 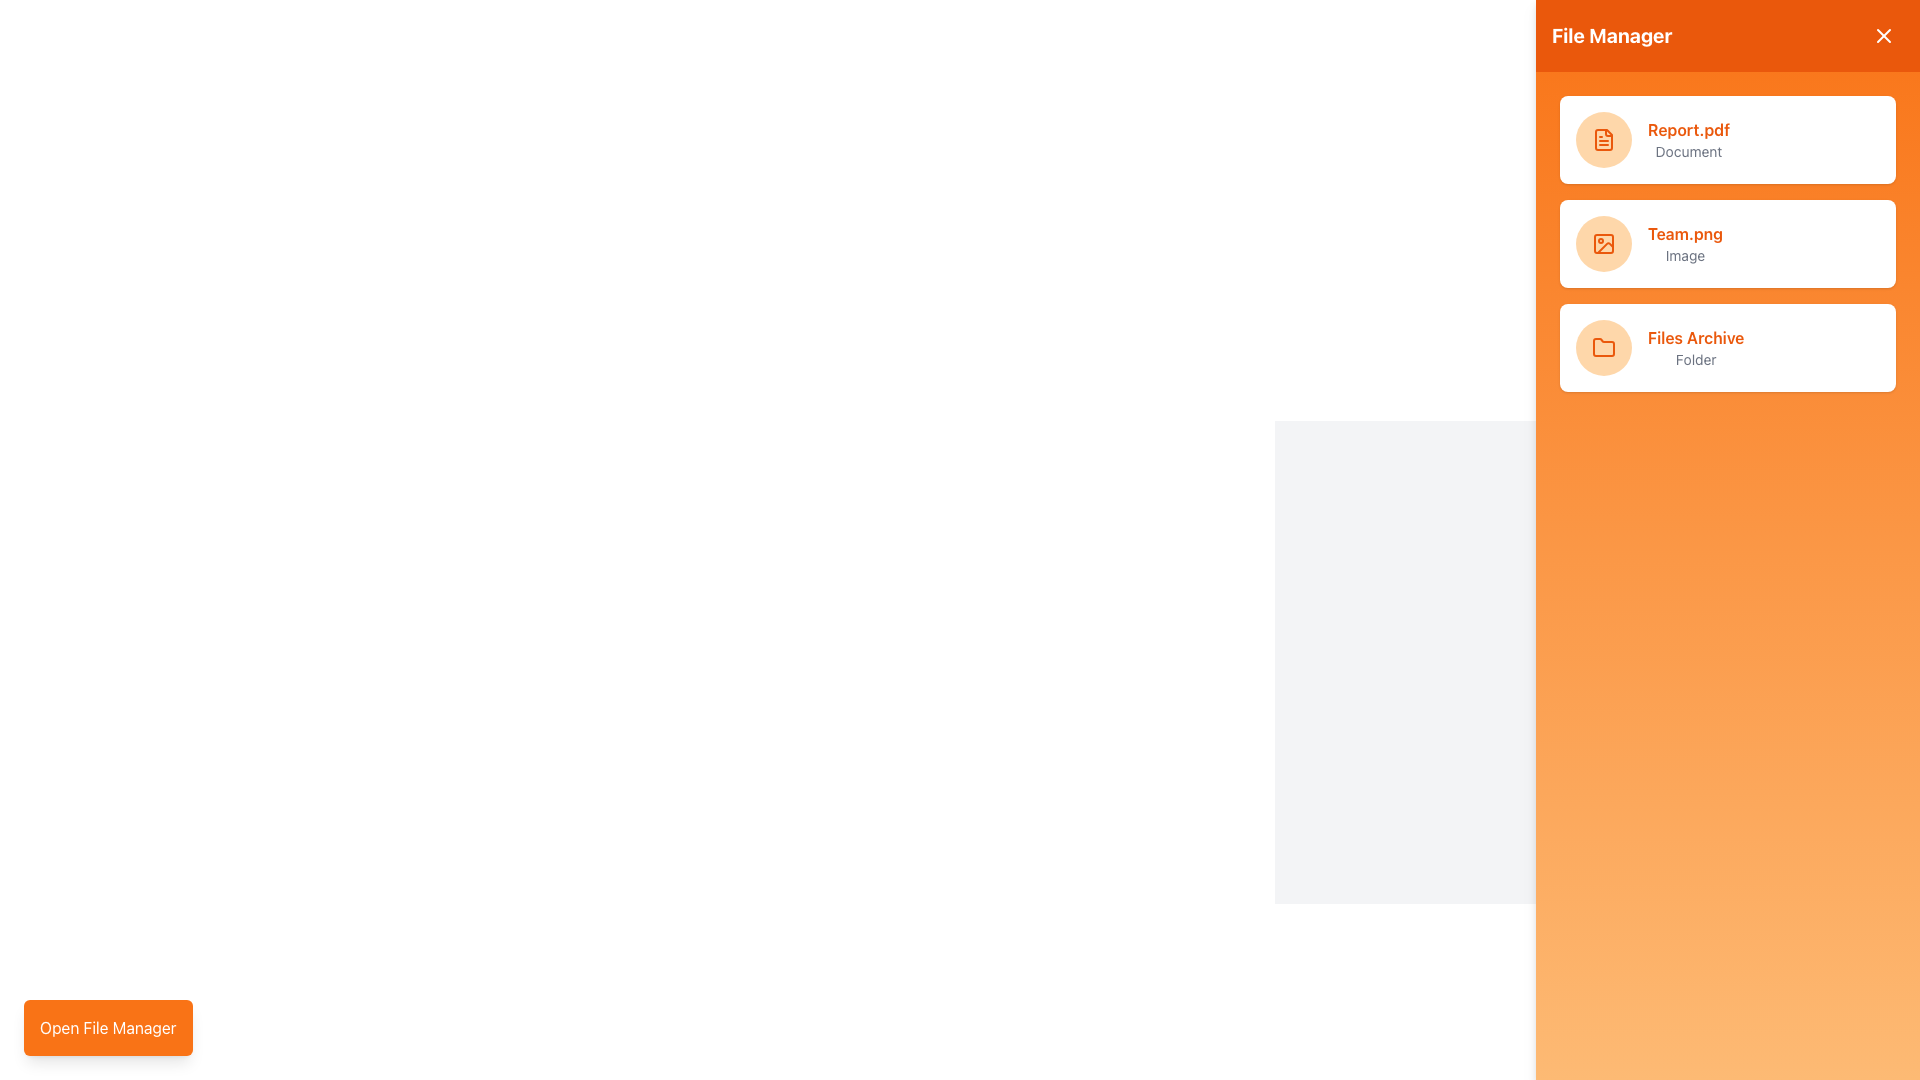 I want to click on the 'Report.pdf' file icon from the File Manager interface, so click(x=1603, y=138).